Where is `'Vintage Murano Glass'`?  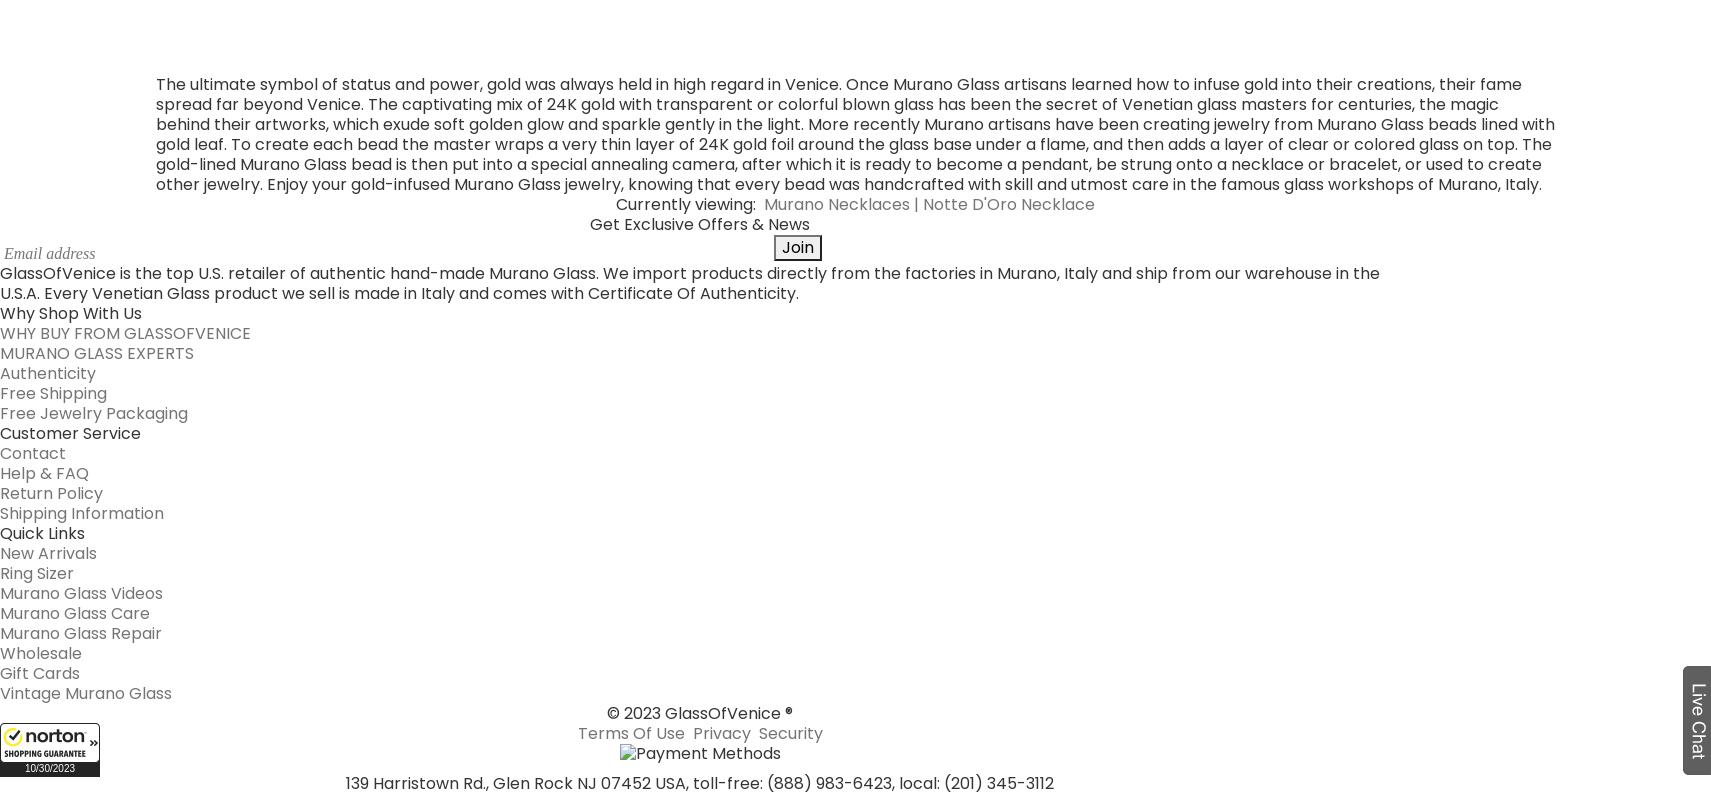
'Vintage Murano Glass' is located at coordinates (0, 324).